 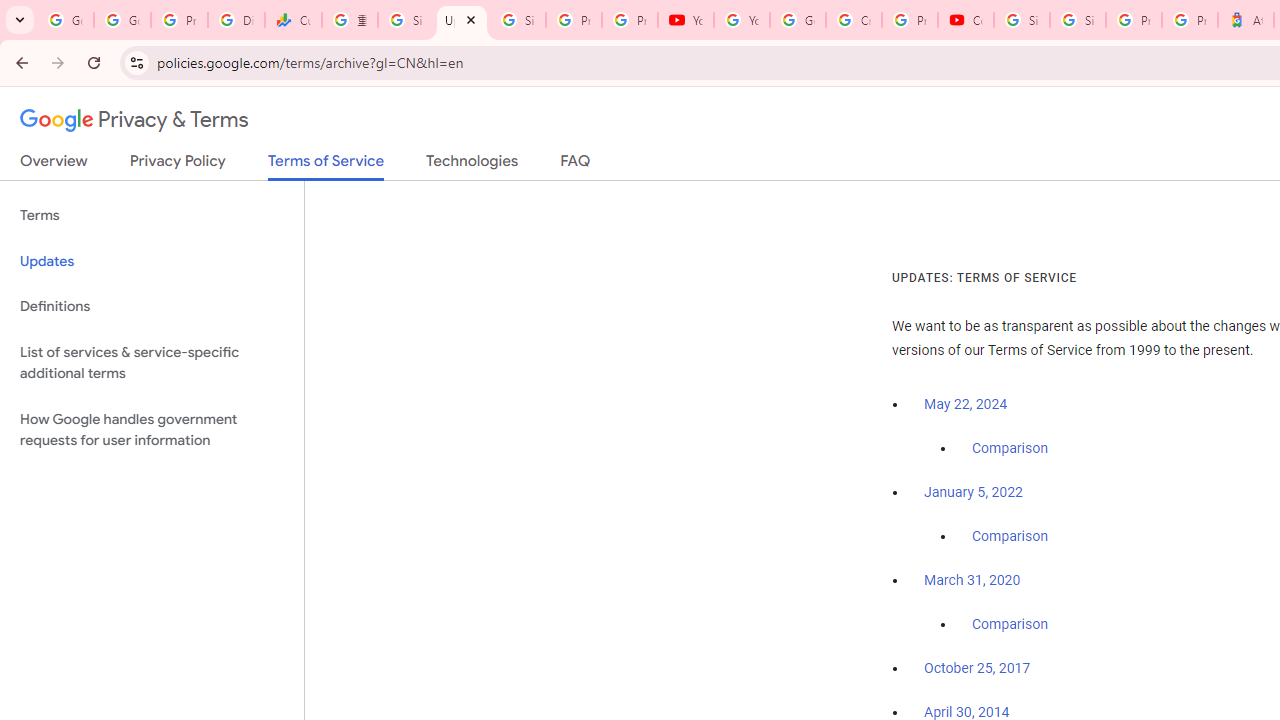 I want to click on 'October 25, 2017', so click(x=977, y=669).